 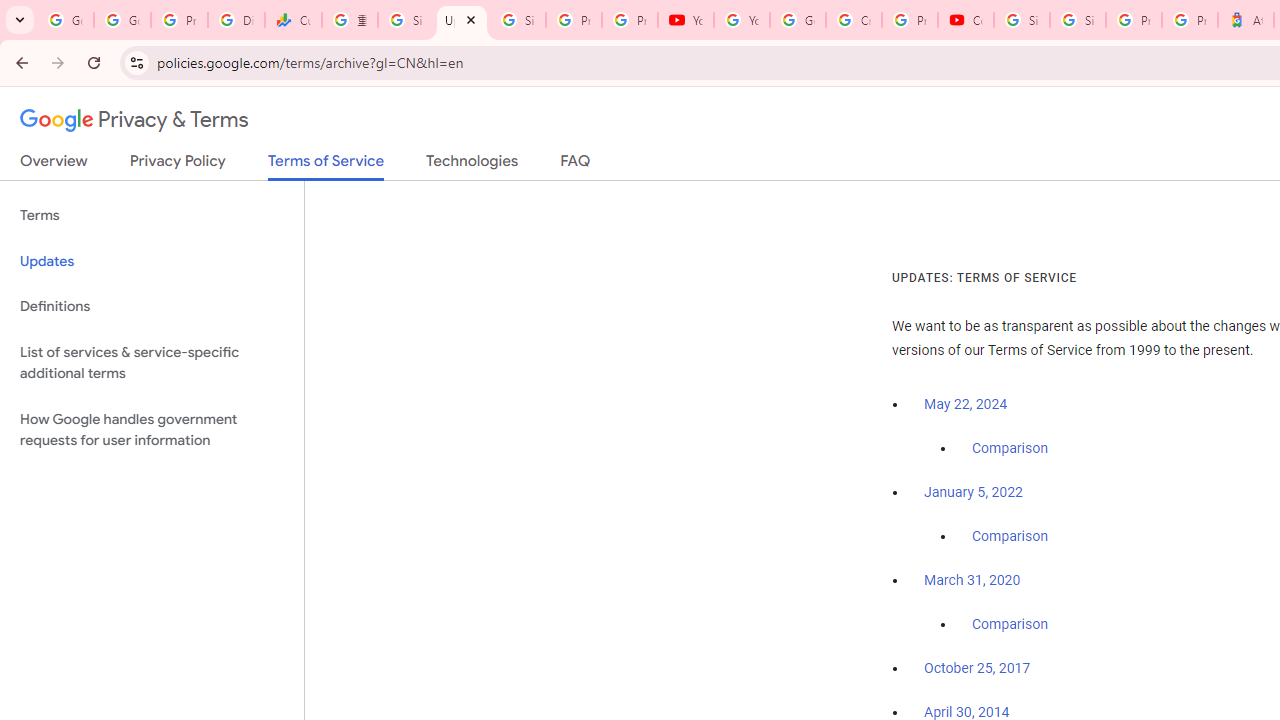 I want to click on 'October 25, 2017', so click(x=977, y=669).